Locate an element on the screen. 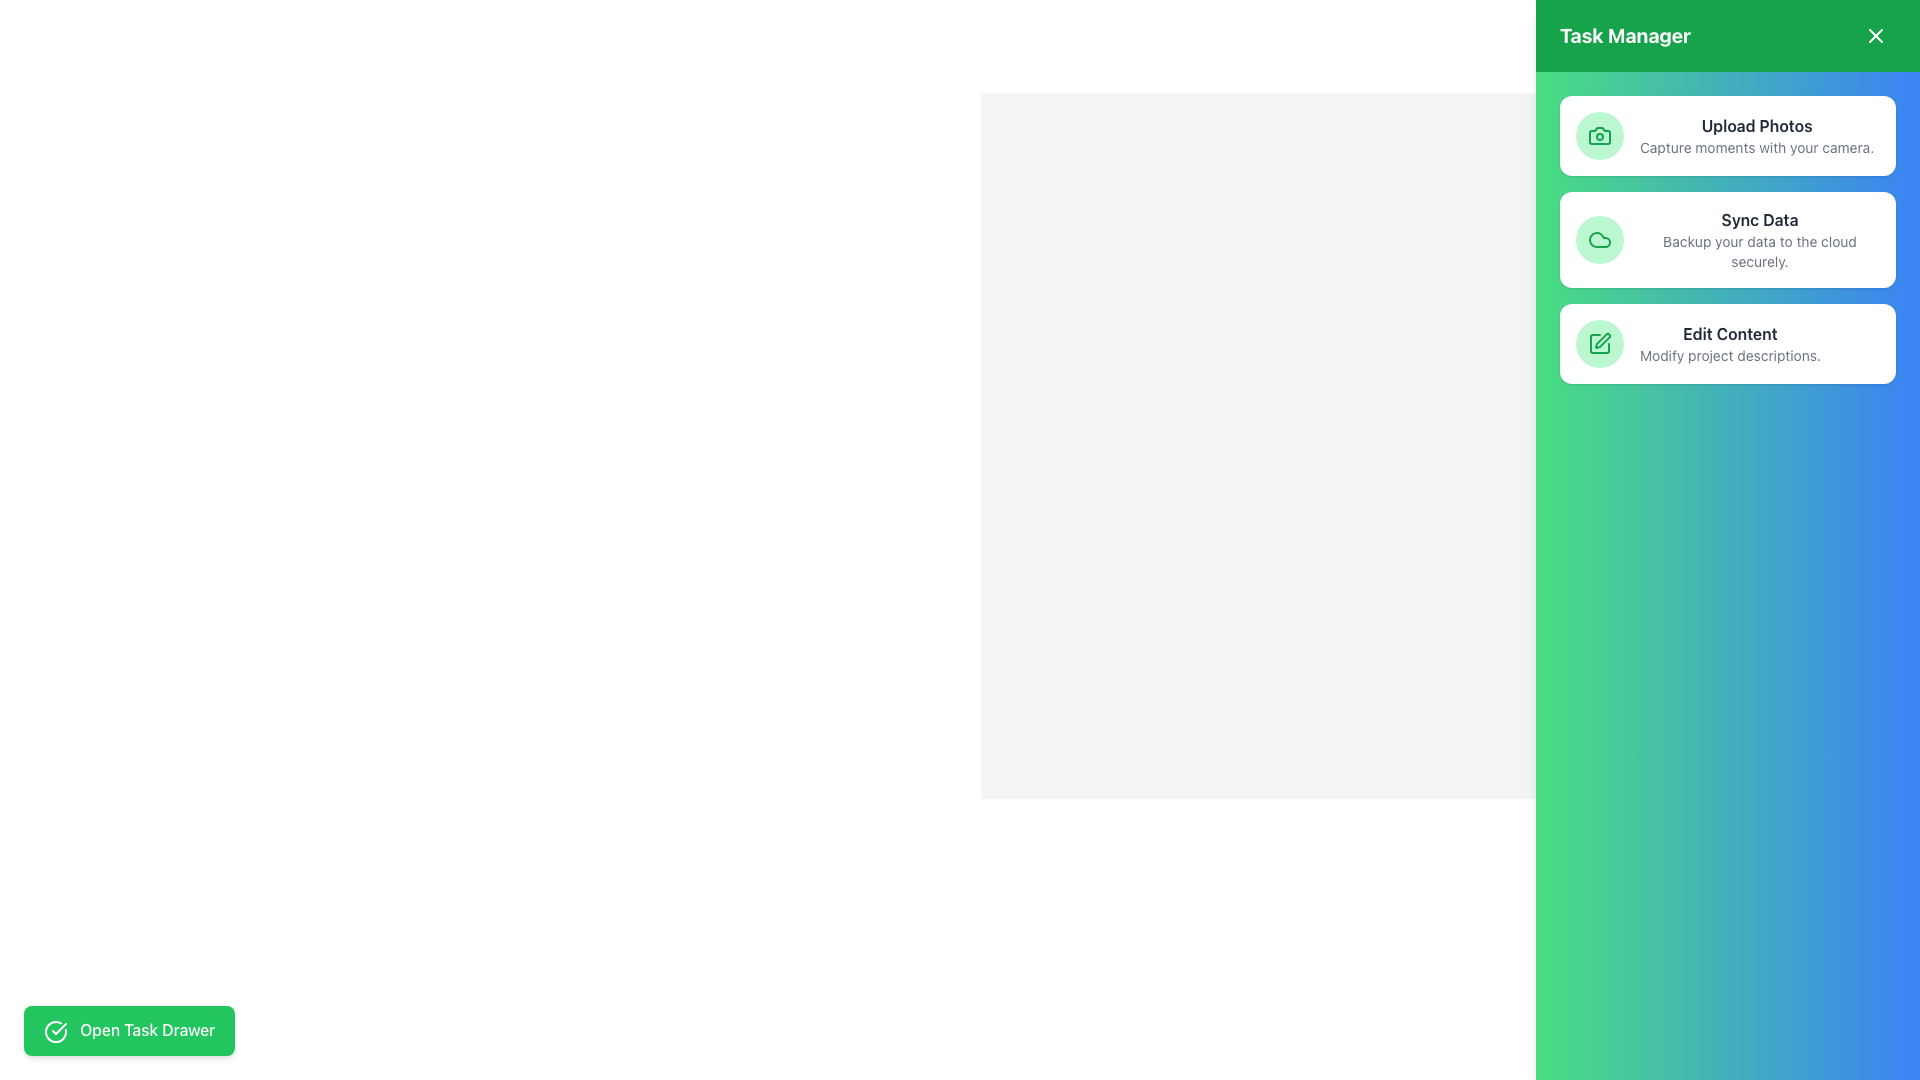 The image size is (1920, 1080). the 'X' icon in the top-right corner of the green header labeled 'Task Manager' is located at coordinates (1875, 35).